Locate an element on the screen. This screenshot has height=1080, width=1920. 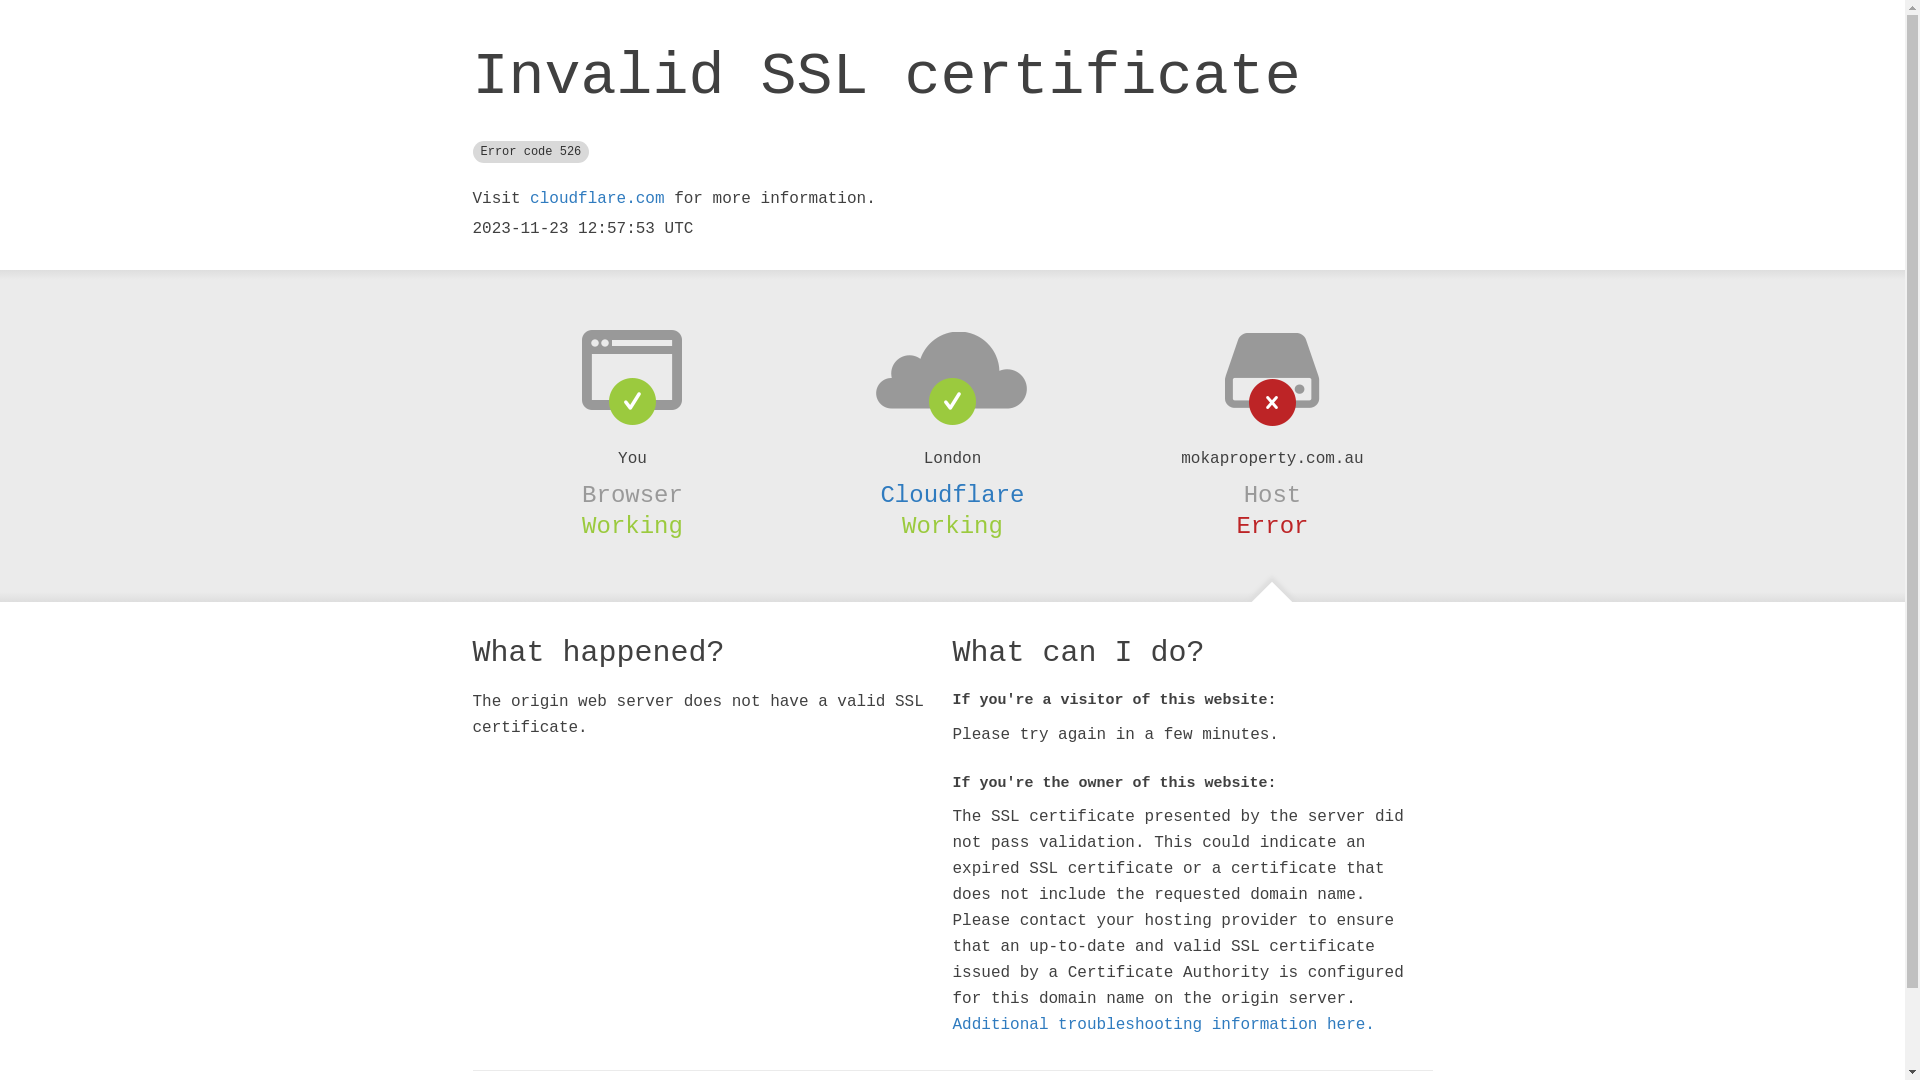
'cloudflare.com' is located at coordinates (595, 199).